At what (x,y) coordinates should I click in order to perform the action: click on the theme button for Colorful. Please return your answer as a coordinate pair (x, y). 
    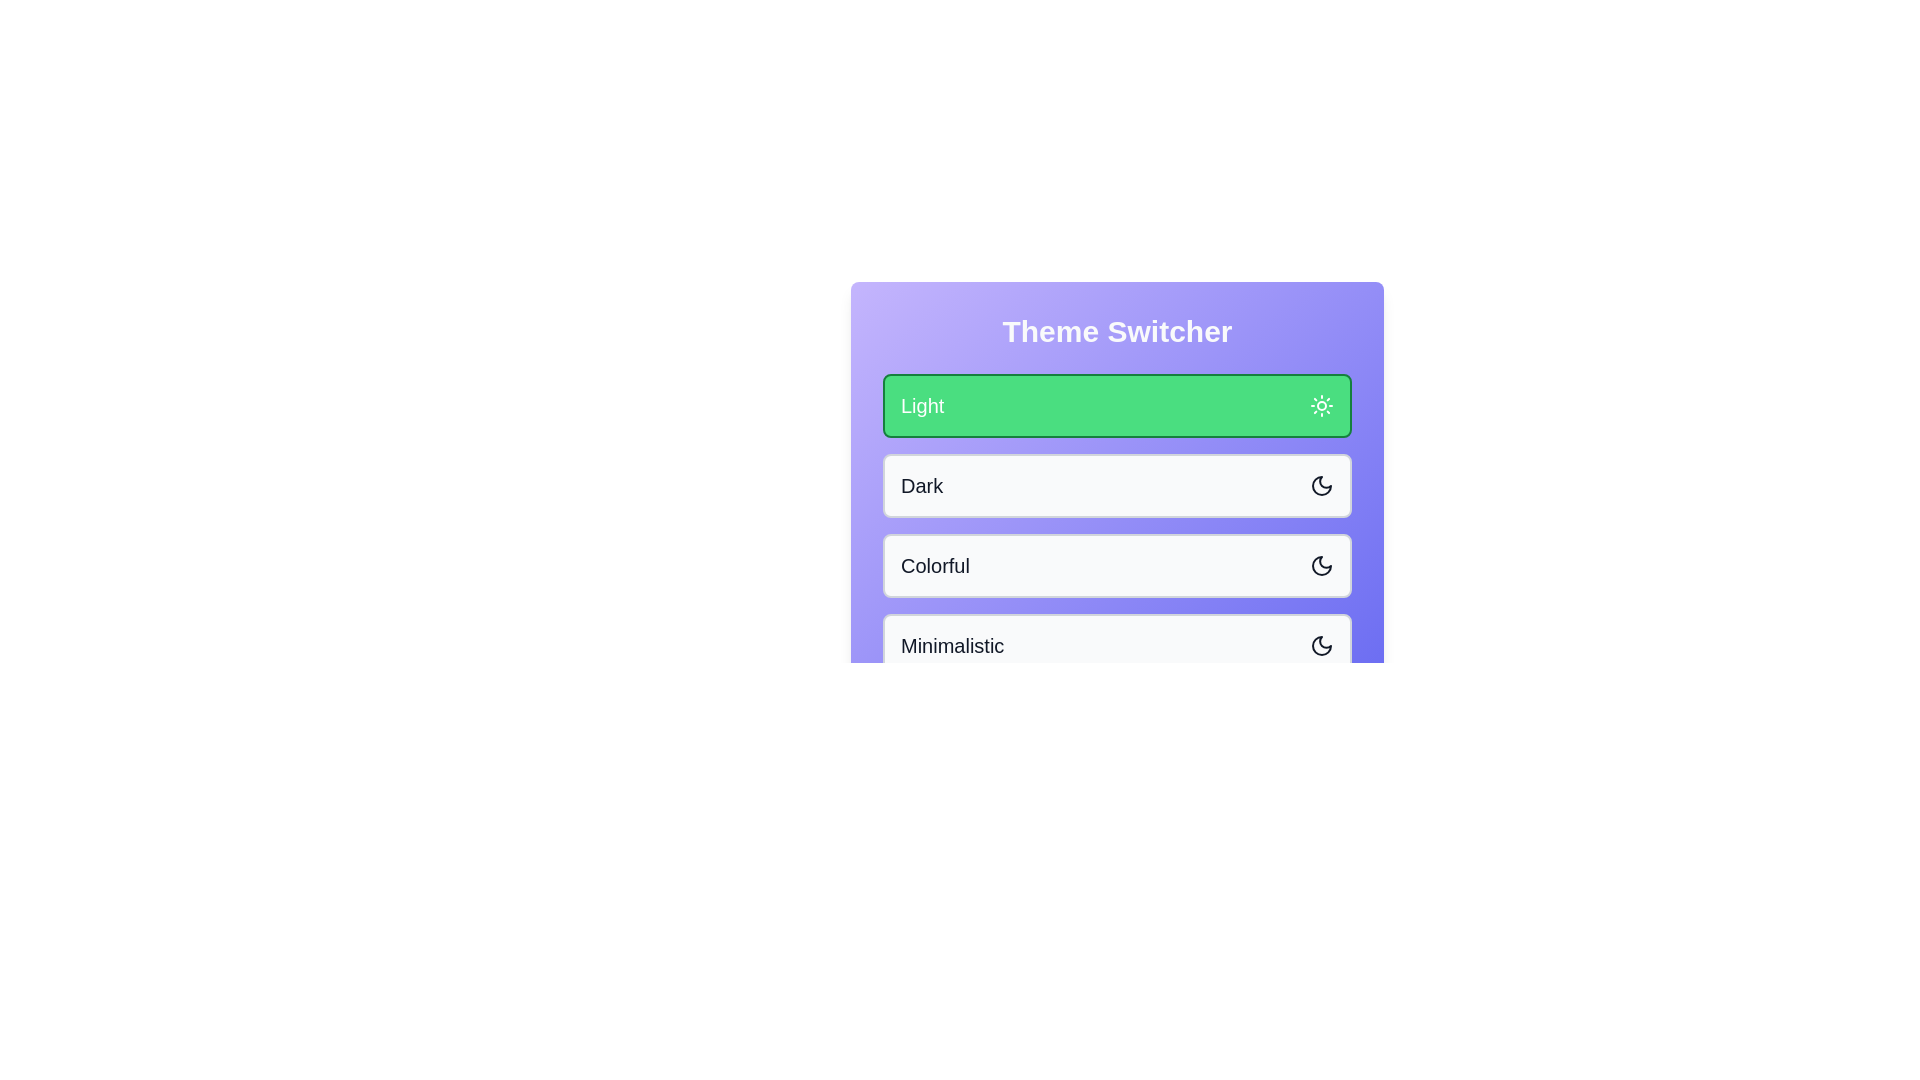
    Looking at the image, I should click on (1116, 566).